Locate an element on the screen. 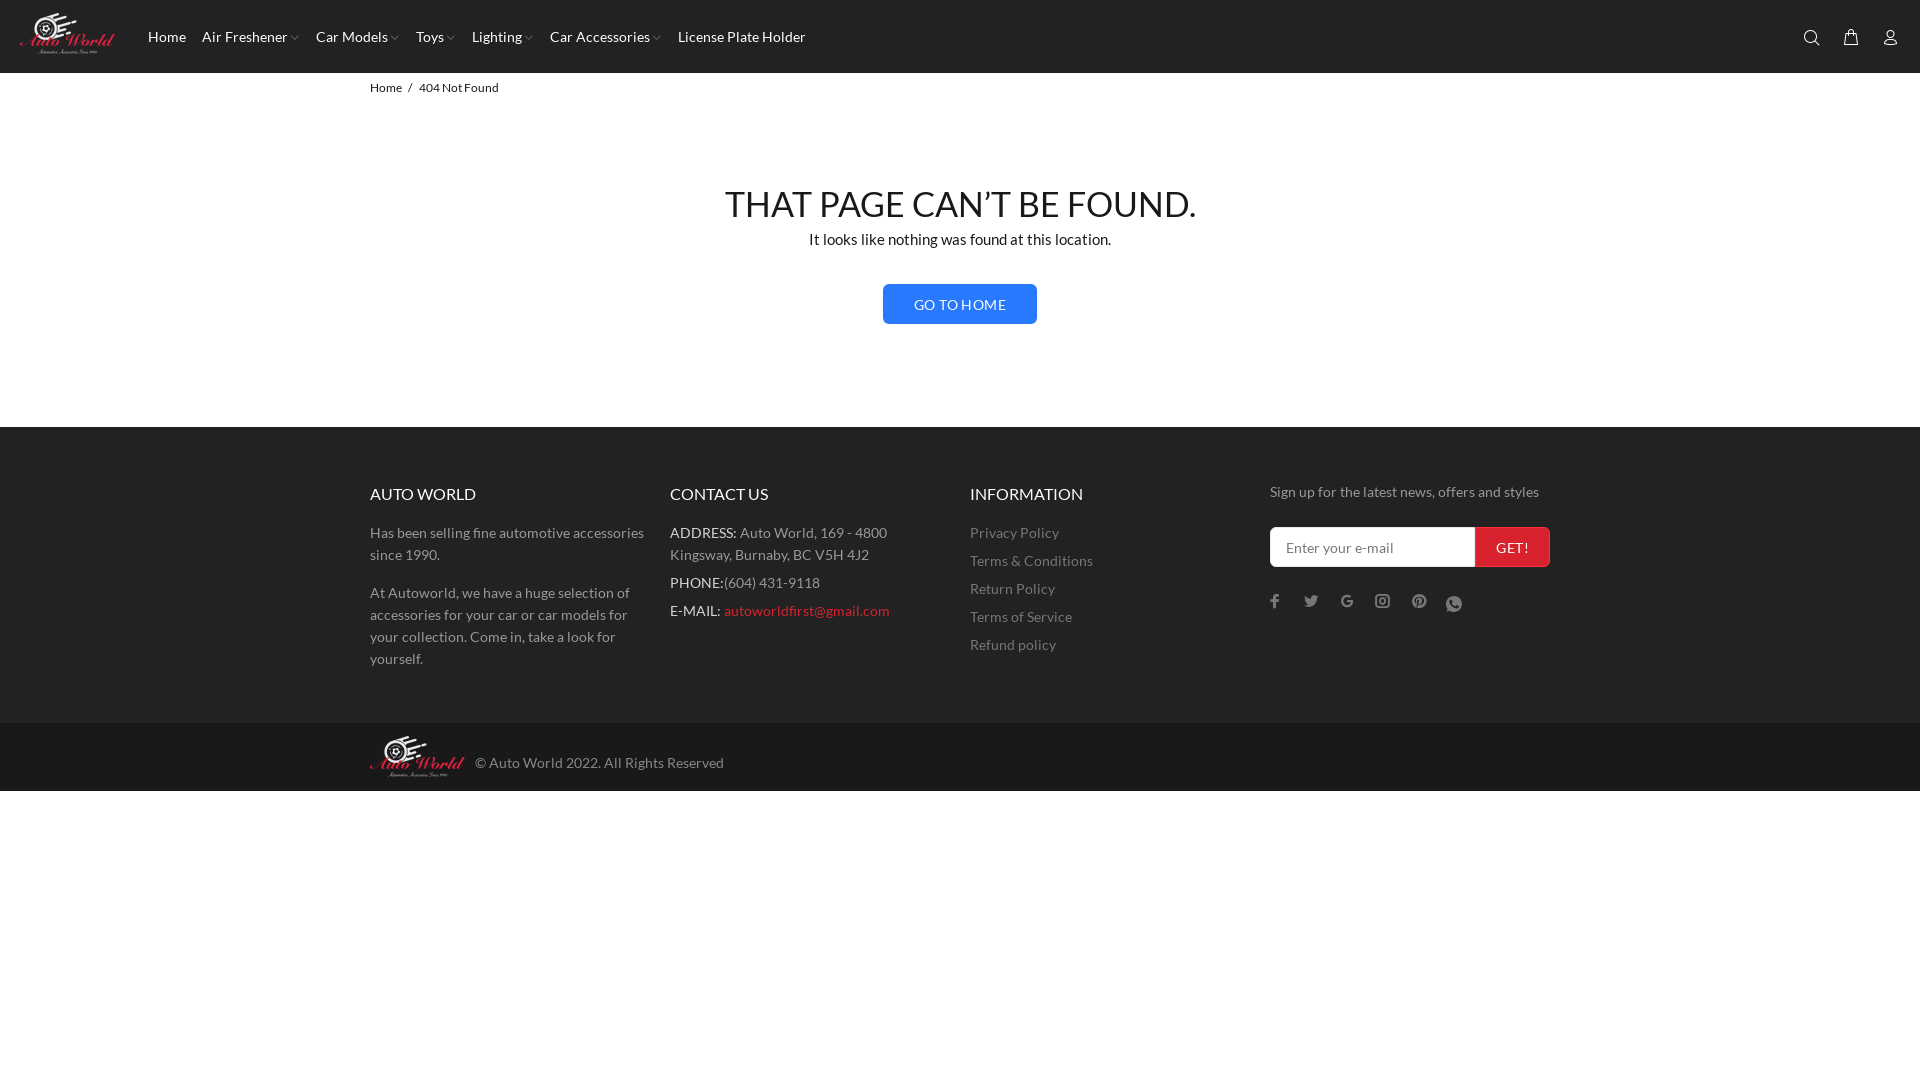 This screenshot has width=1920, height=1080. 'GO TO HOME' is located at coordinates (960, 304).